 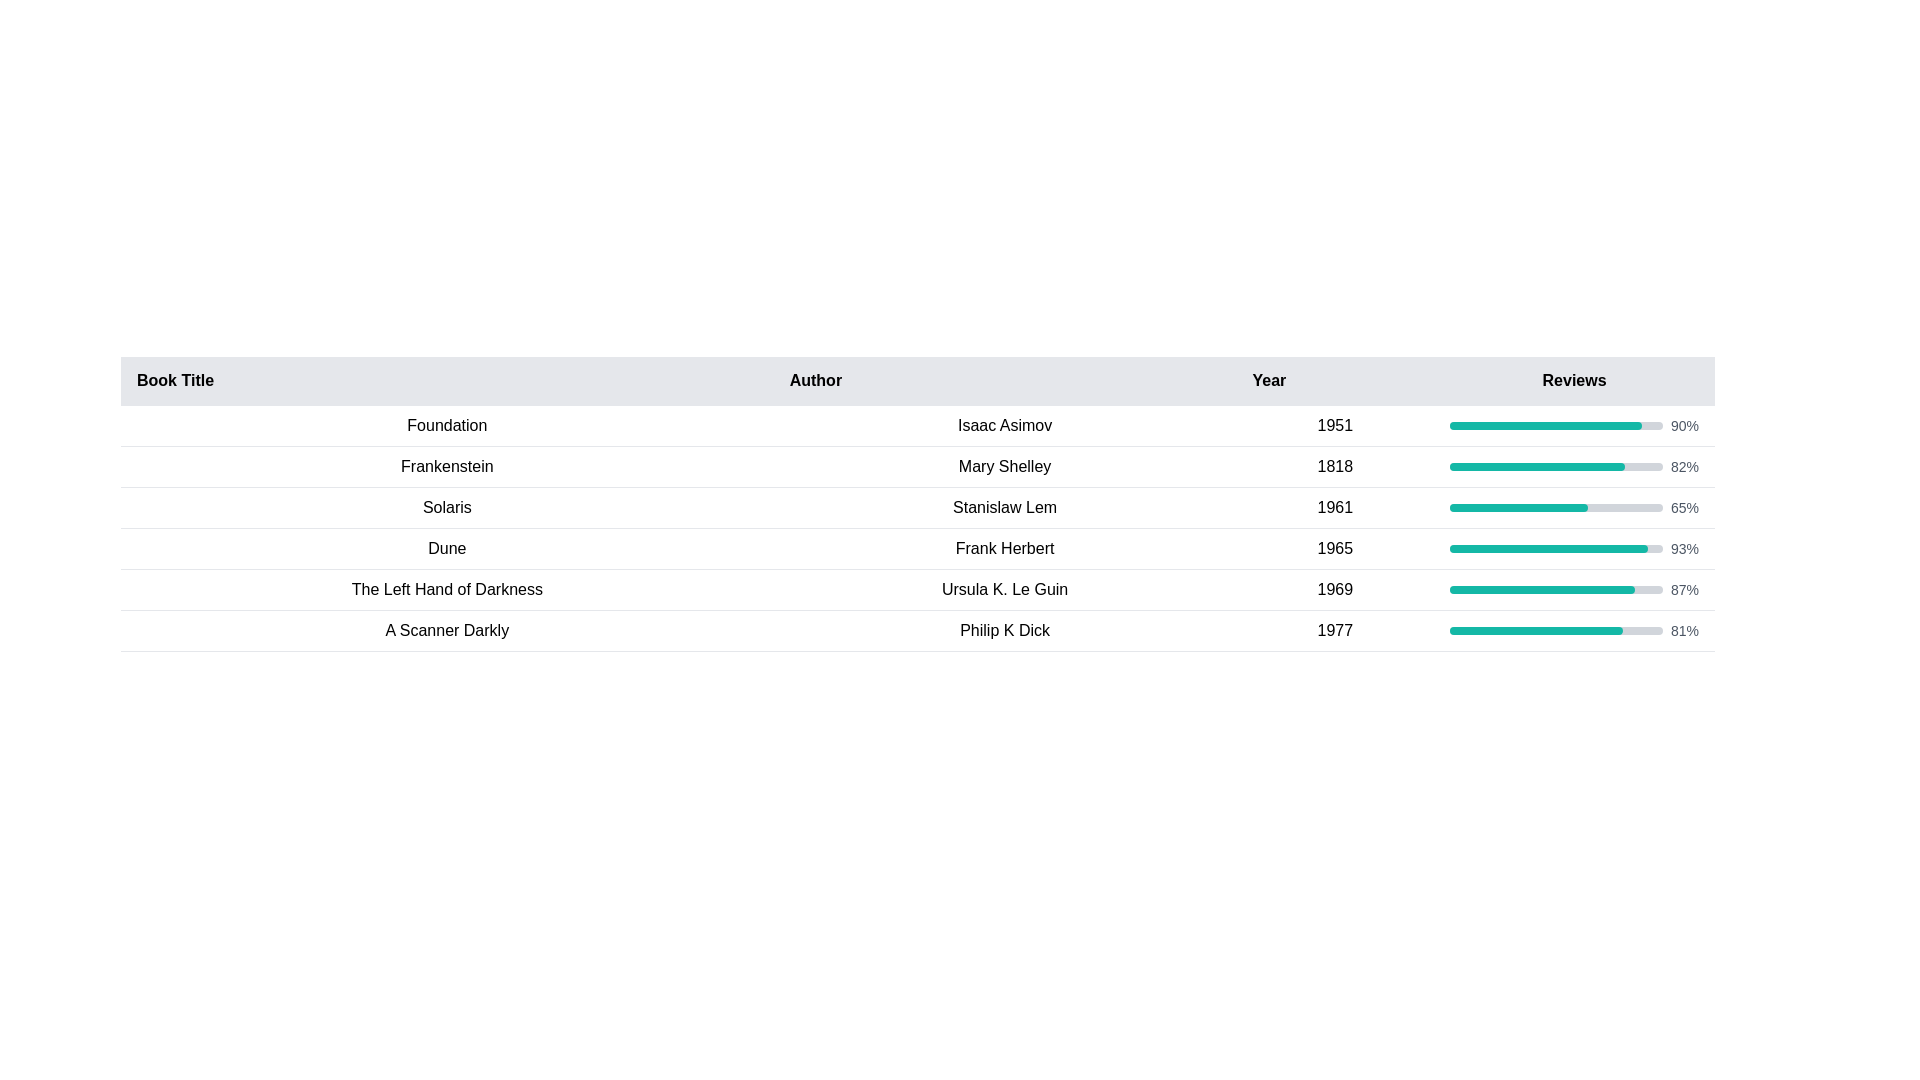 What do you see at coordinates (1335, 424) in the screenshot?
I see `the static text displaying the year '1951' in the 'Year' column of the table for the book 'Foundation' by 'Isaac Asimov'` at bounding box center [1335, 424].